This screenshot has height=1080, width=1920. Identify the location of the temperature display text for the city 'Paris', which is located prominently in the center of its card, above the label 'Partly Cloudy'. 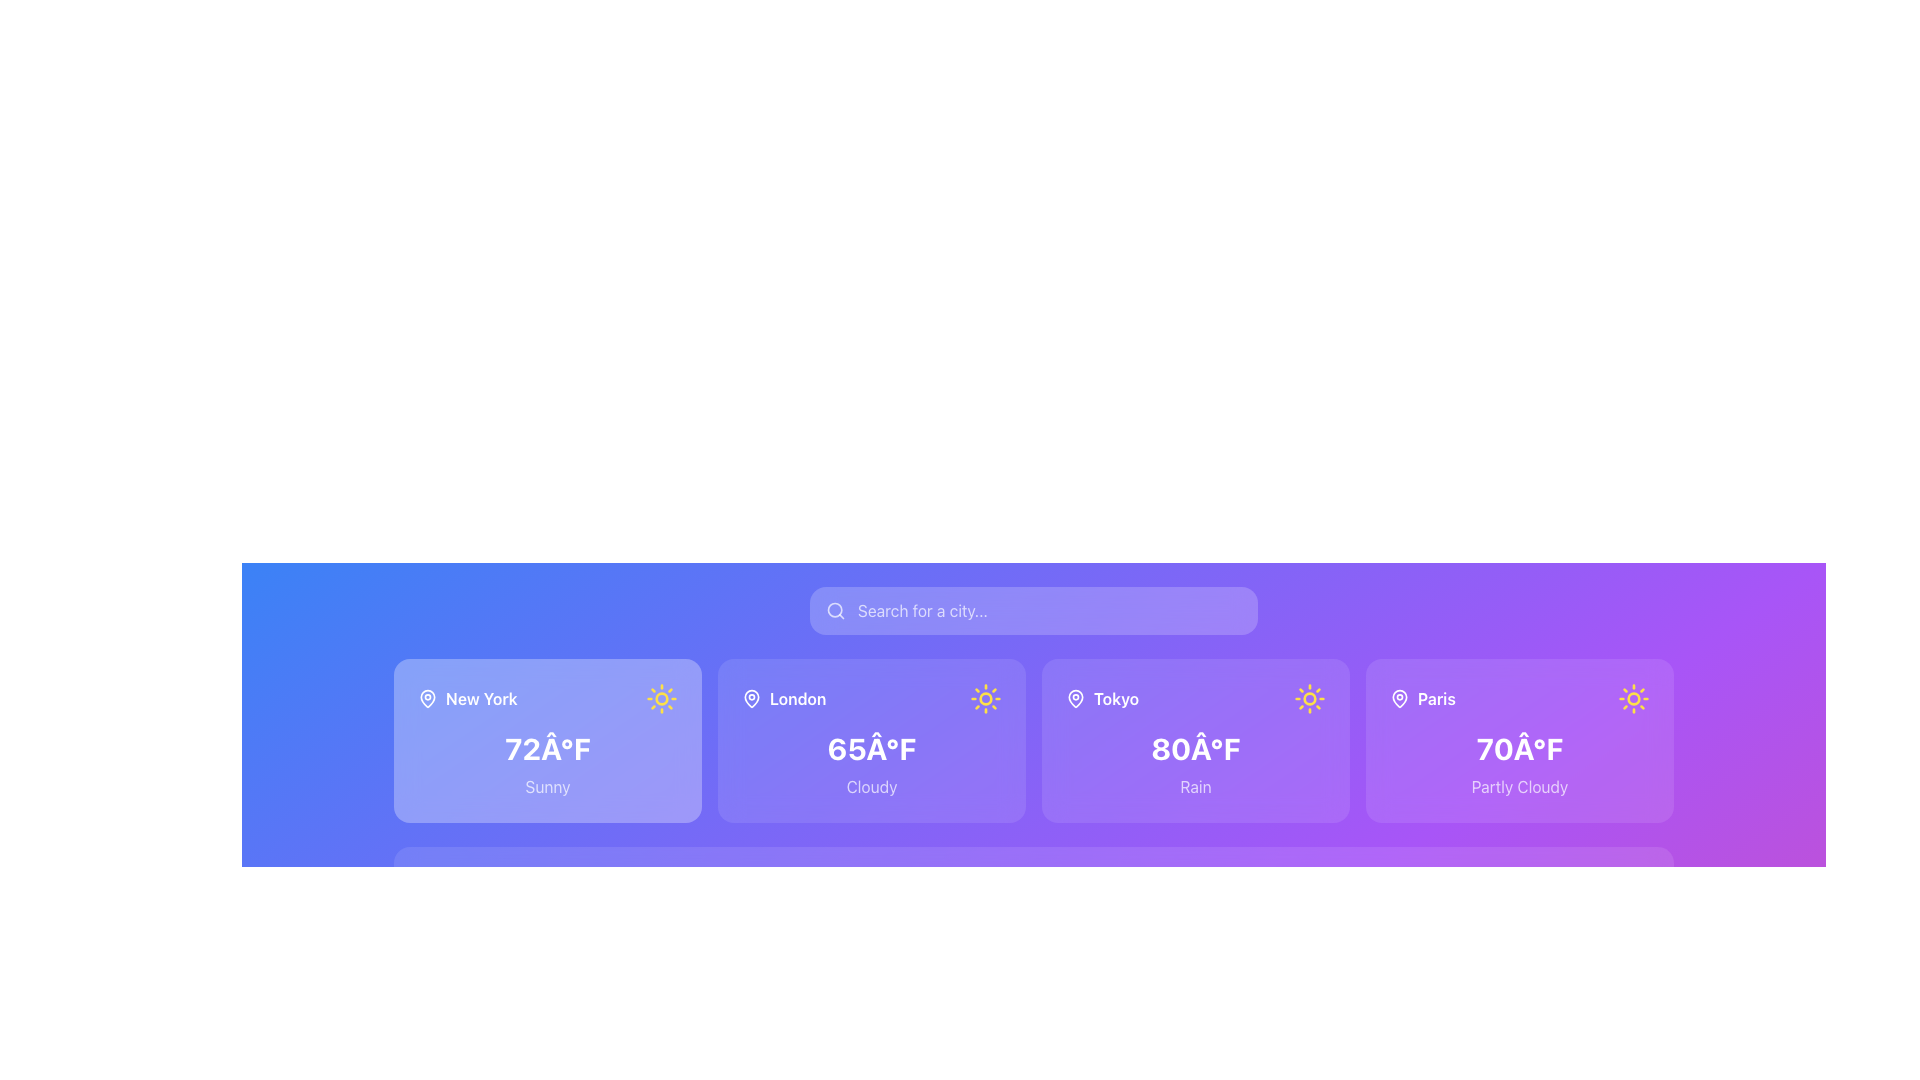
(1520, 748).